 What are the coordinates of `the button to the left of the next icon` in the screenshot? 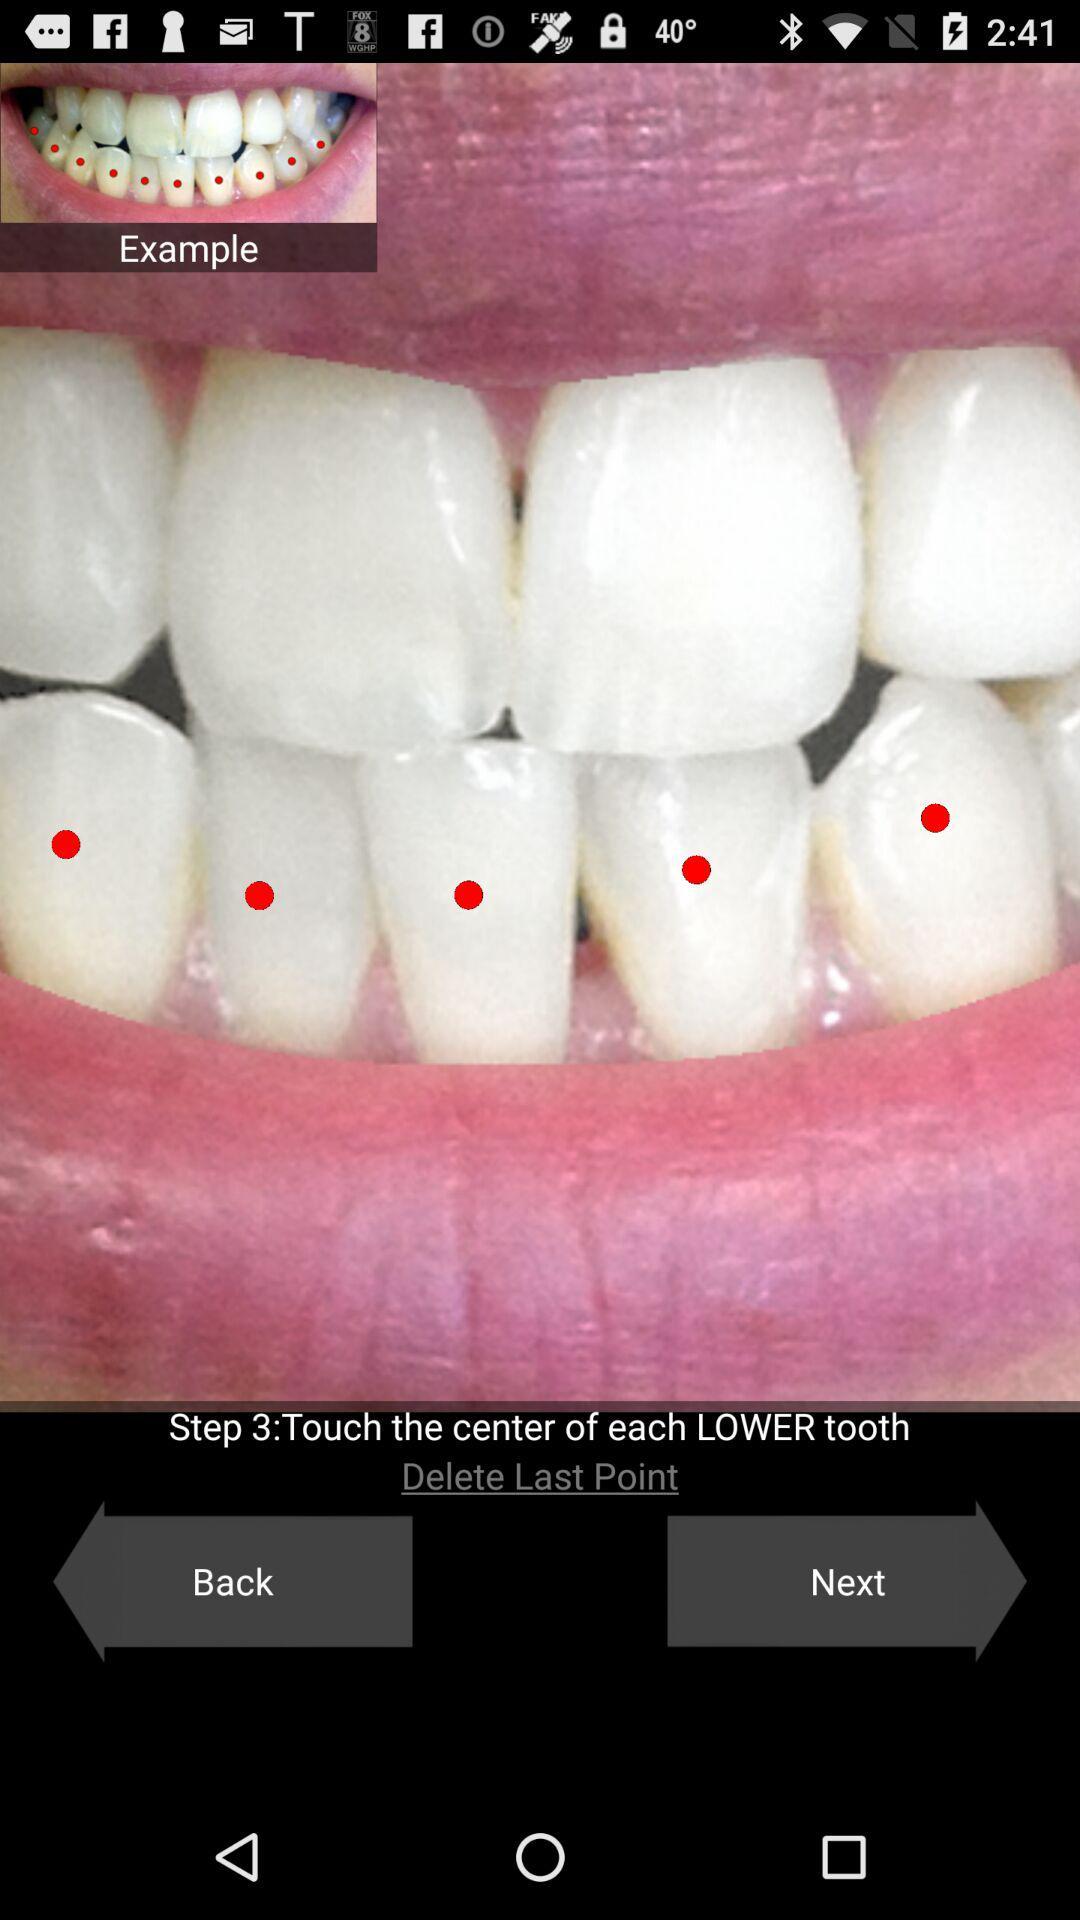 It's located at (231, 1580).